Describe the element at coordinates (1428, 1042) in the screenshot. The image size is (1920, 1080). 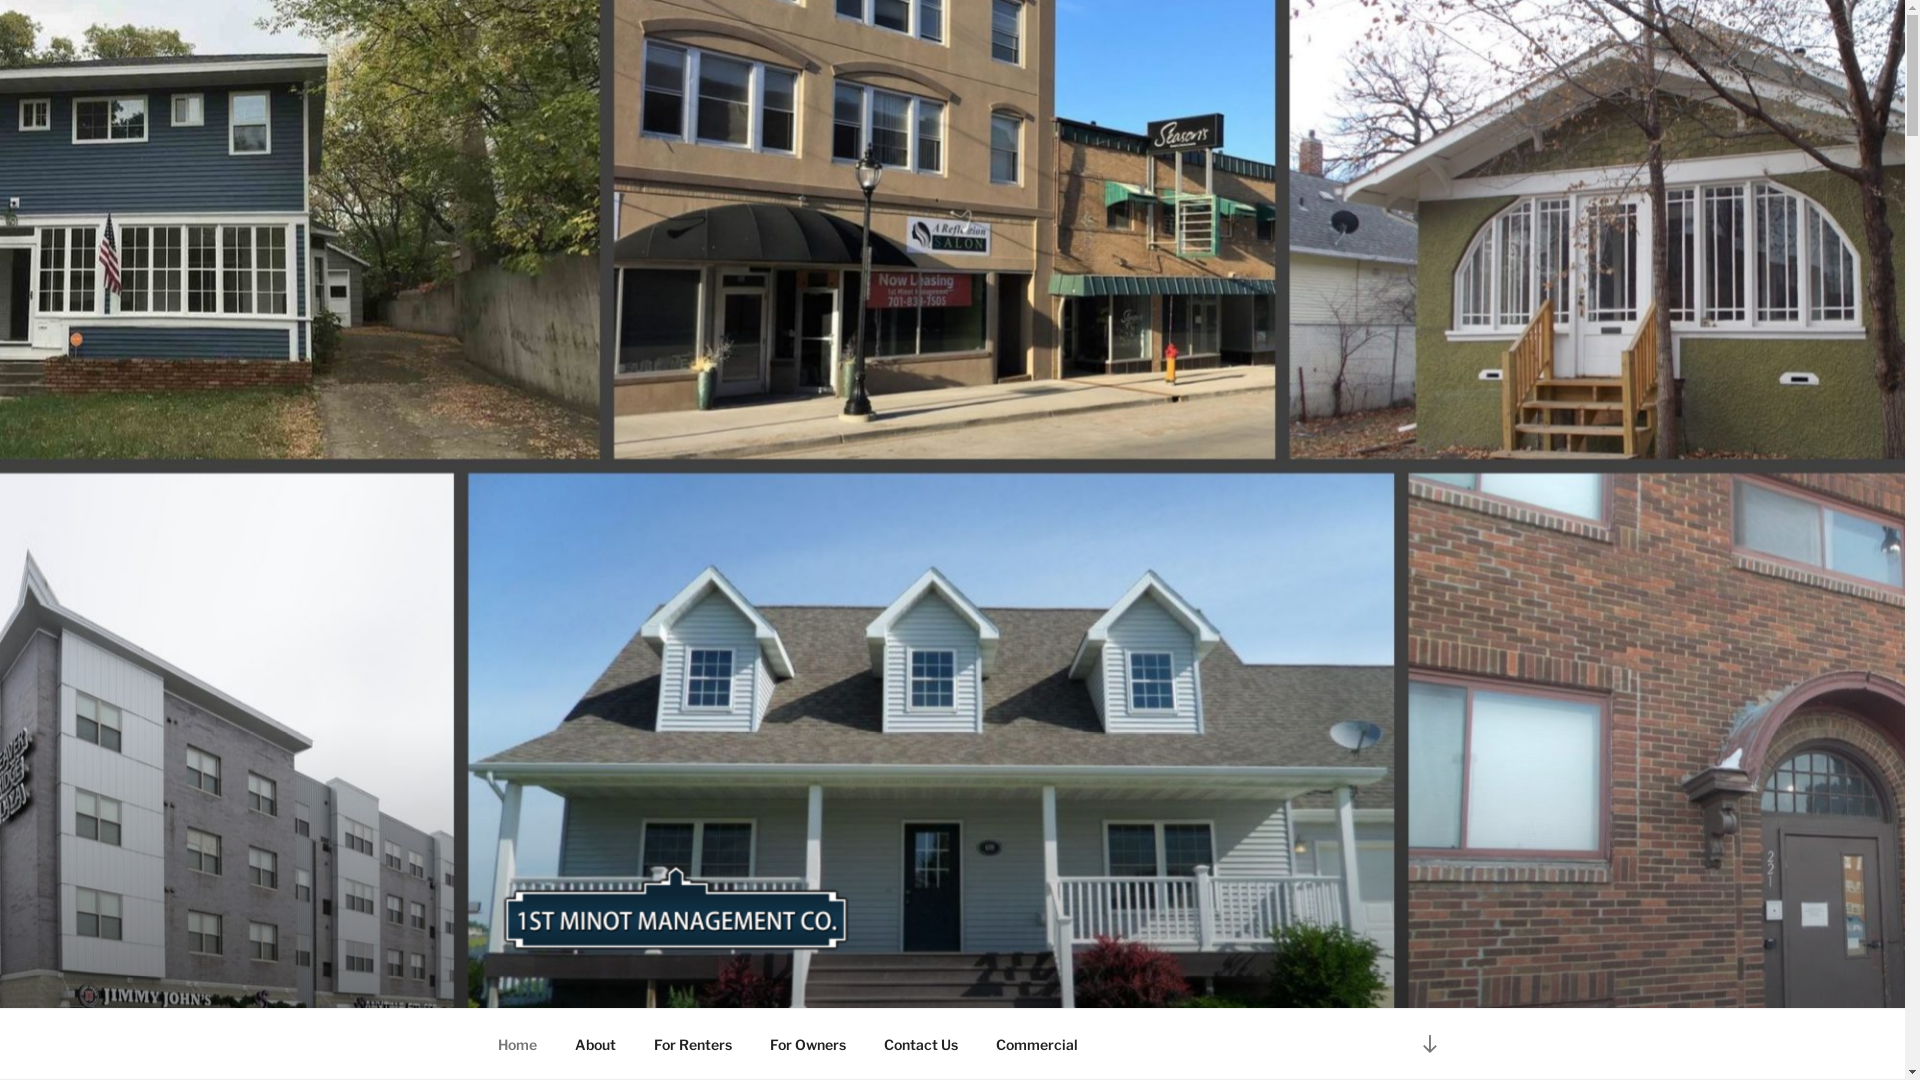
I see `'Scroll down to content'` at that location.